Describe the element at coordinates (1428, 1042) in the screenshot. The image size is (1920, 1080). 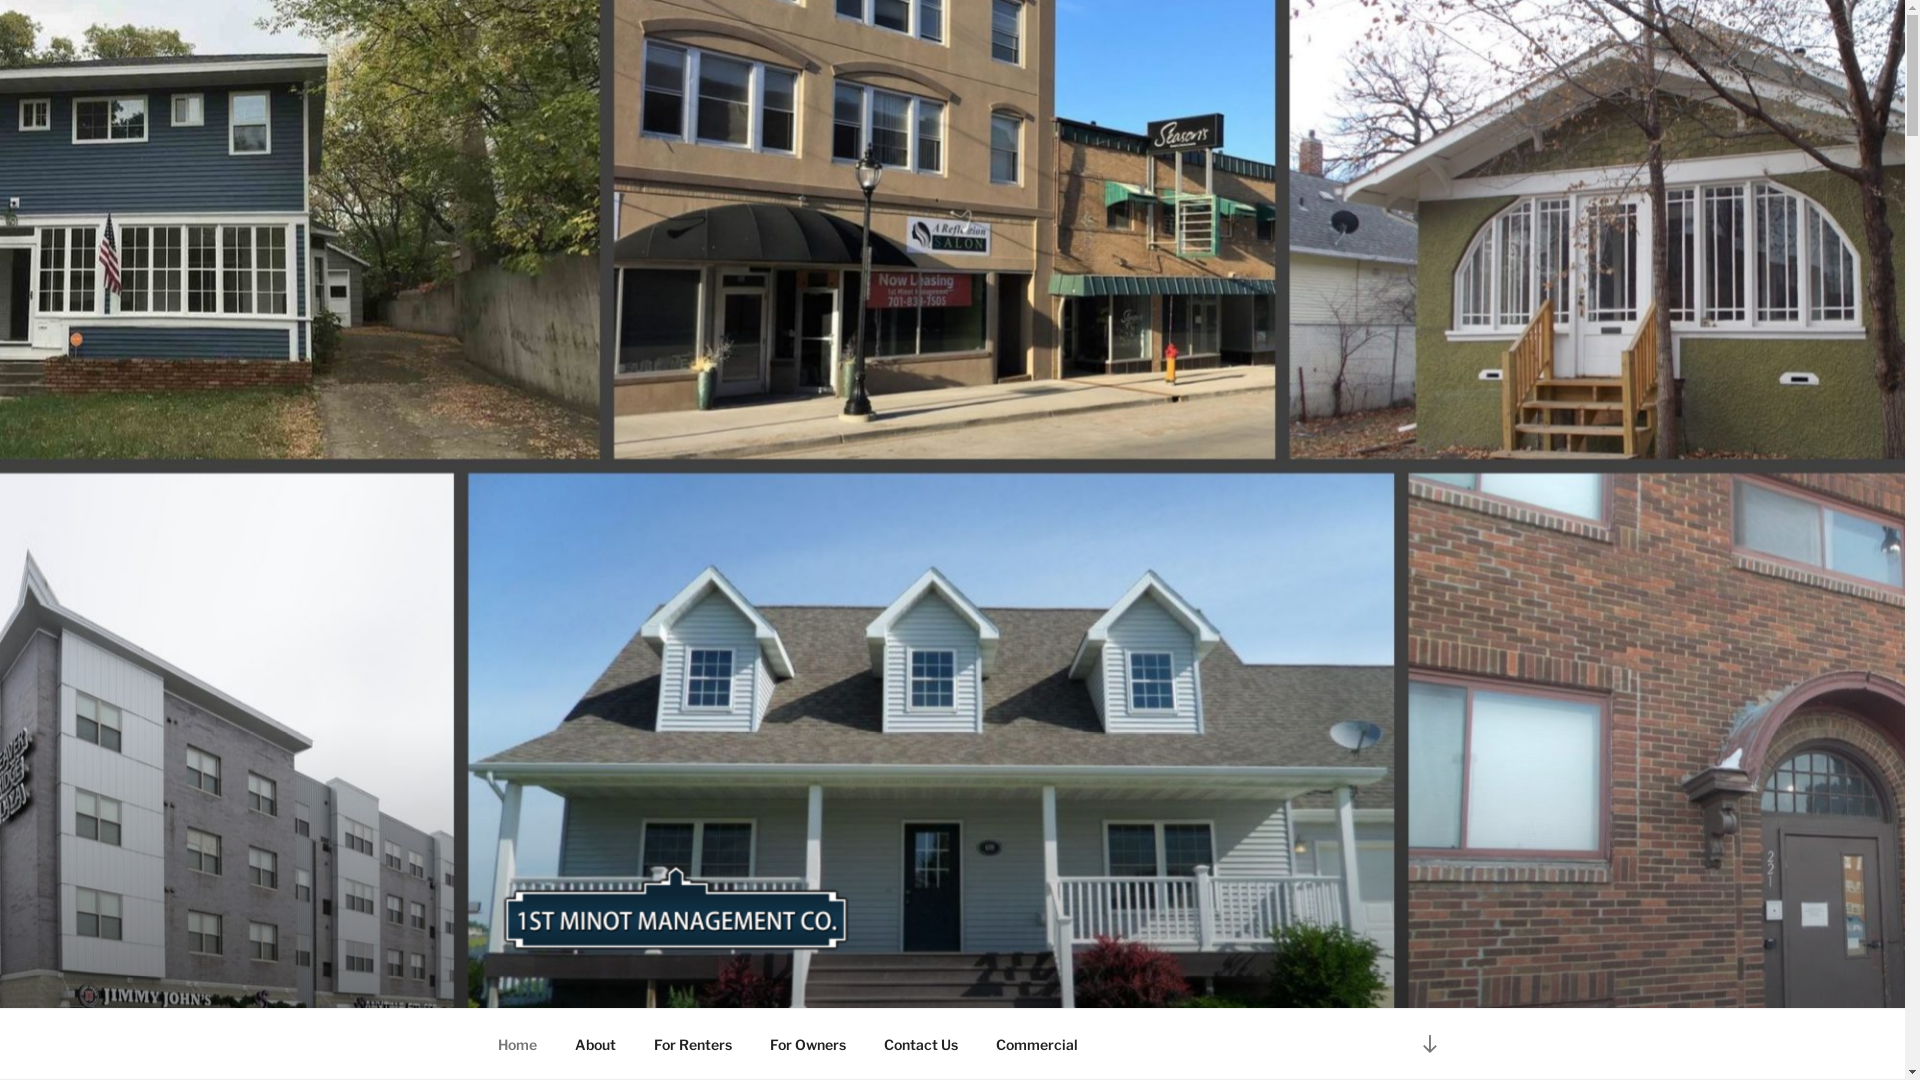
I see `'Scroll down to content'` at that location.